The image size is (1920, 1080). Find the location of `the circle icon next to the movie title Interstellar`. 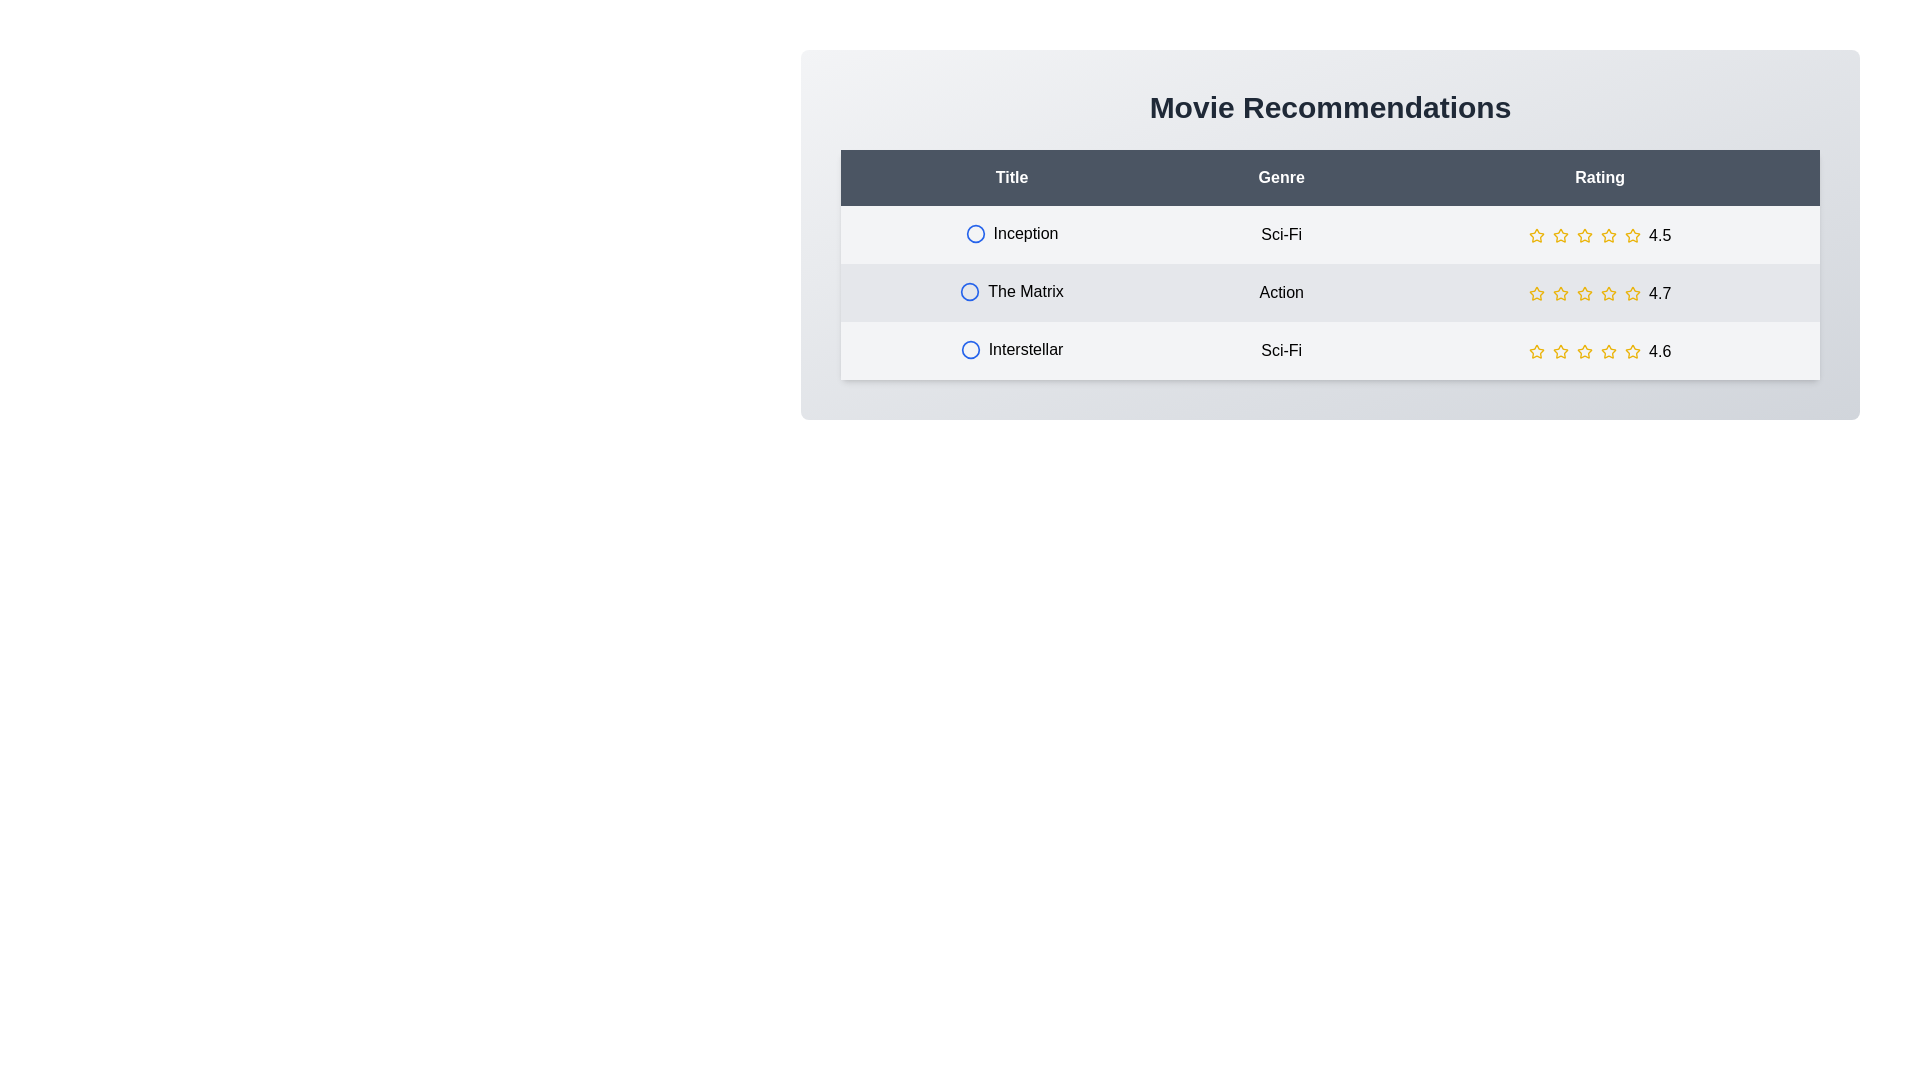

the circle icon next to the movie title Interstellar is located at coordinates (970, 349).